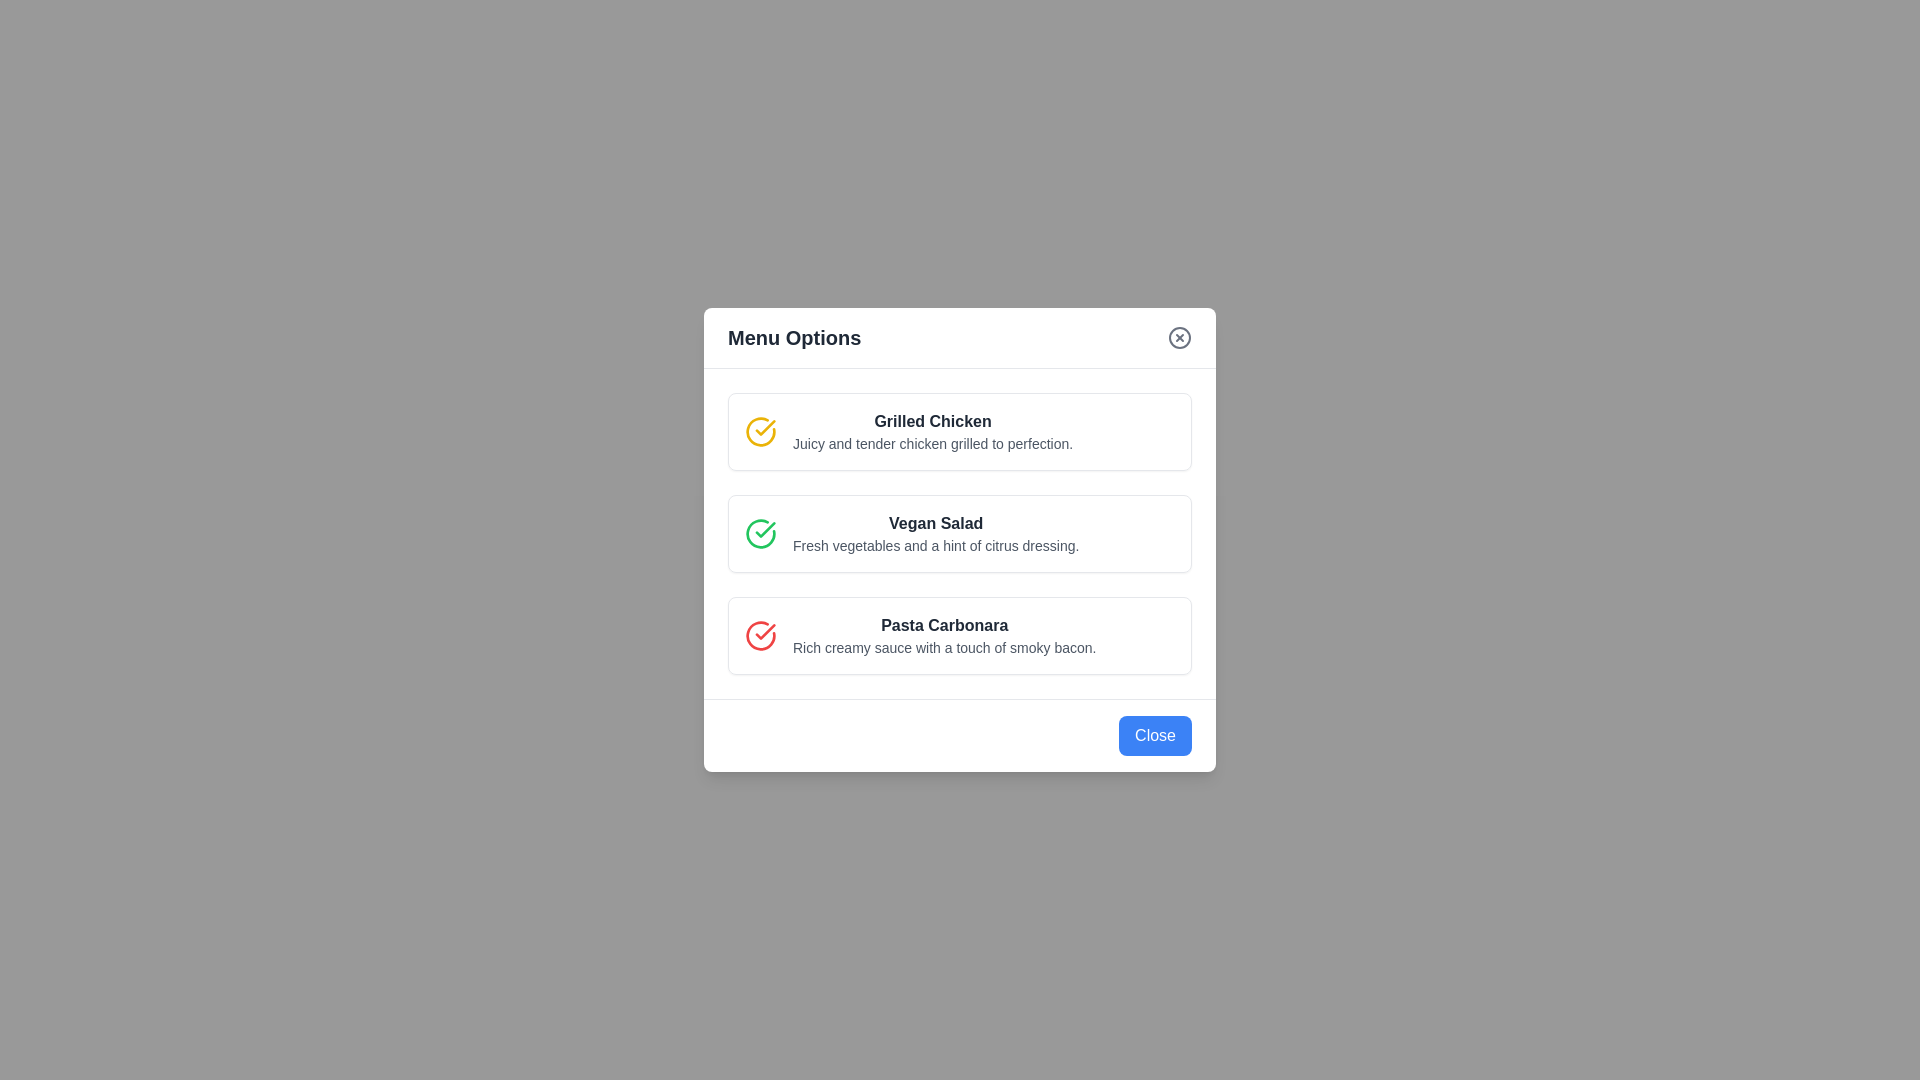 This screenshot has width=1920, height=1080. Describe the element at coordinates (960, 636) in the screenshot. I see `the menu item Pasta Carbonara to select it` at that location.